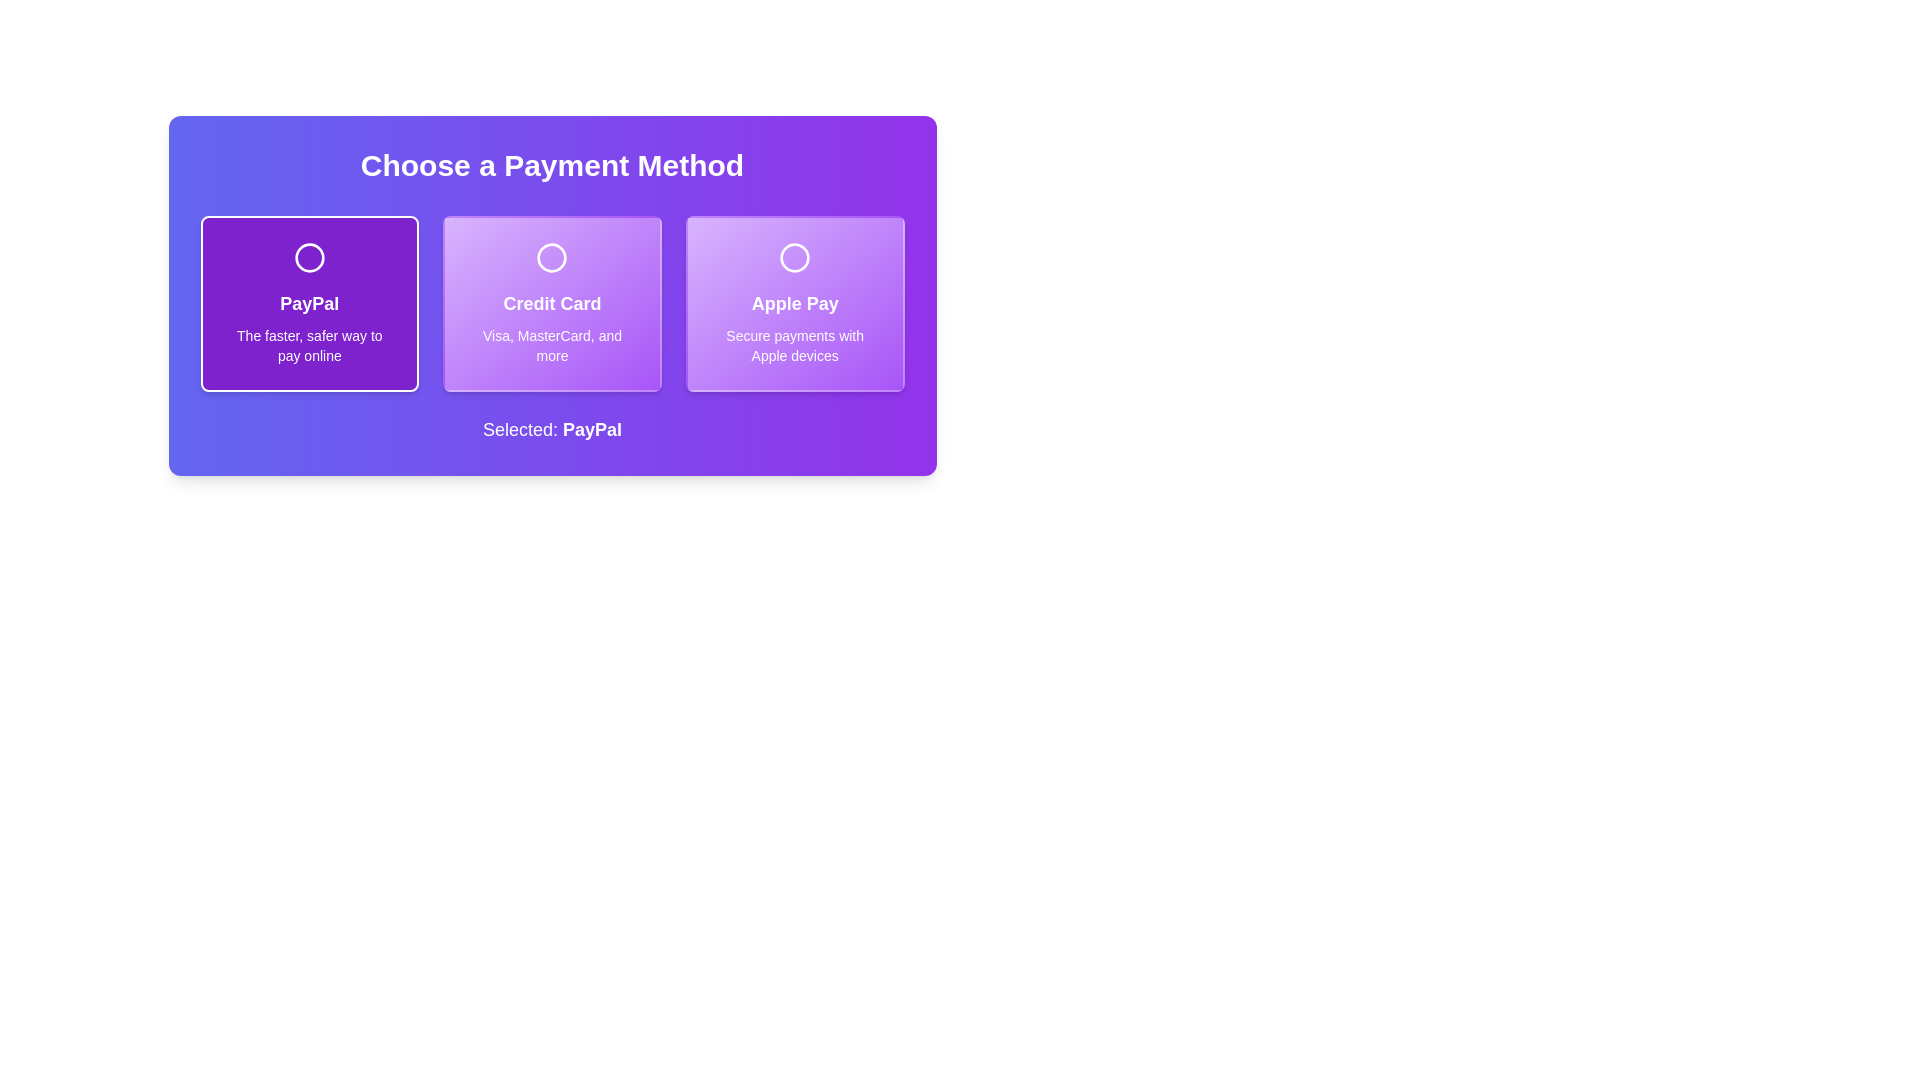  Describe the element at coordinates (552, 304) in the screenshot. I see `the 'Credit Card' button, which is a card with a rounded border and gradient background located in the 'Choose a Payment Method' section` at that location.